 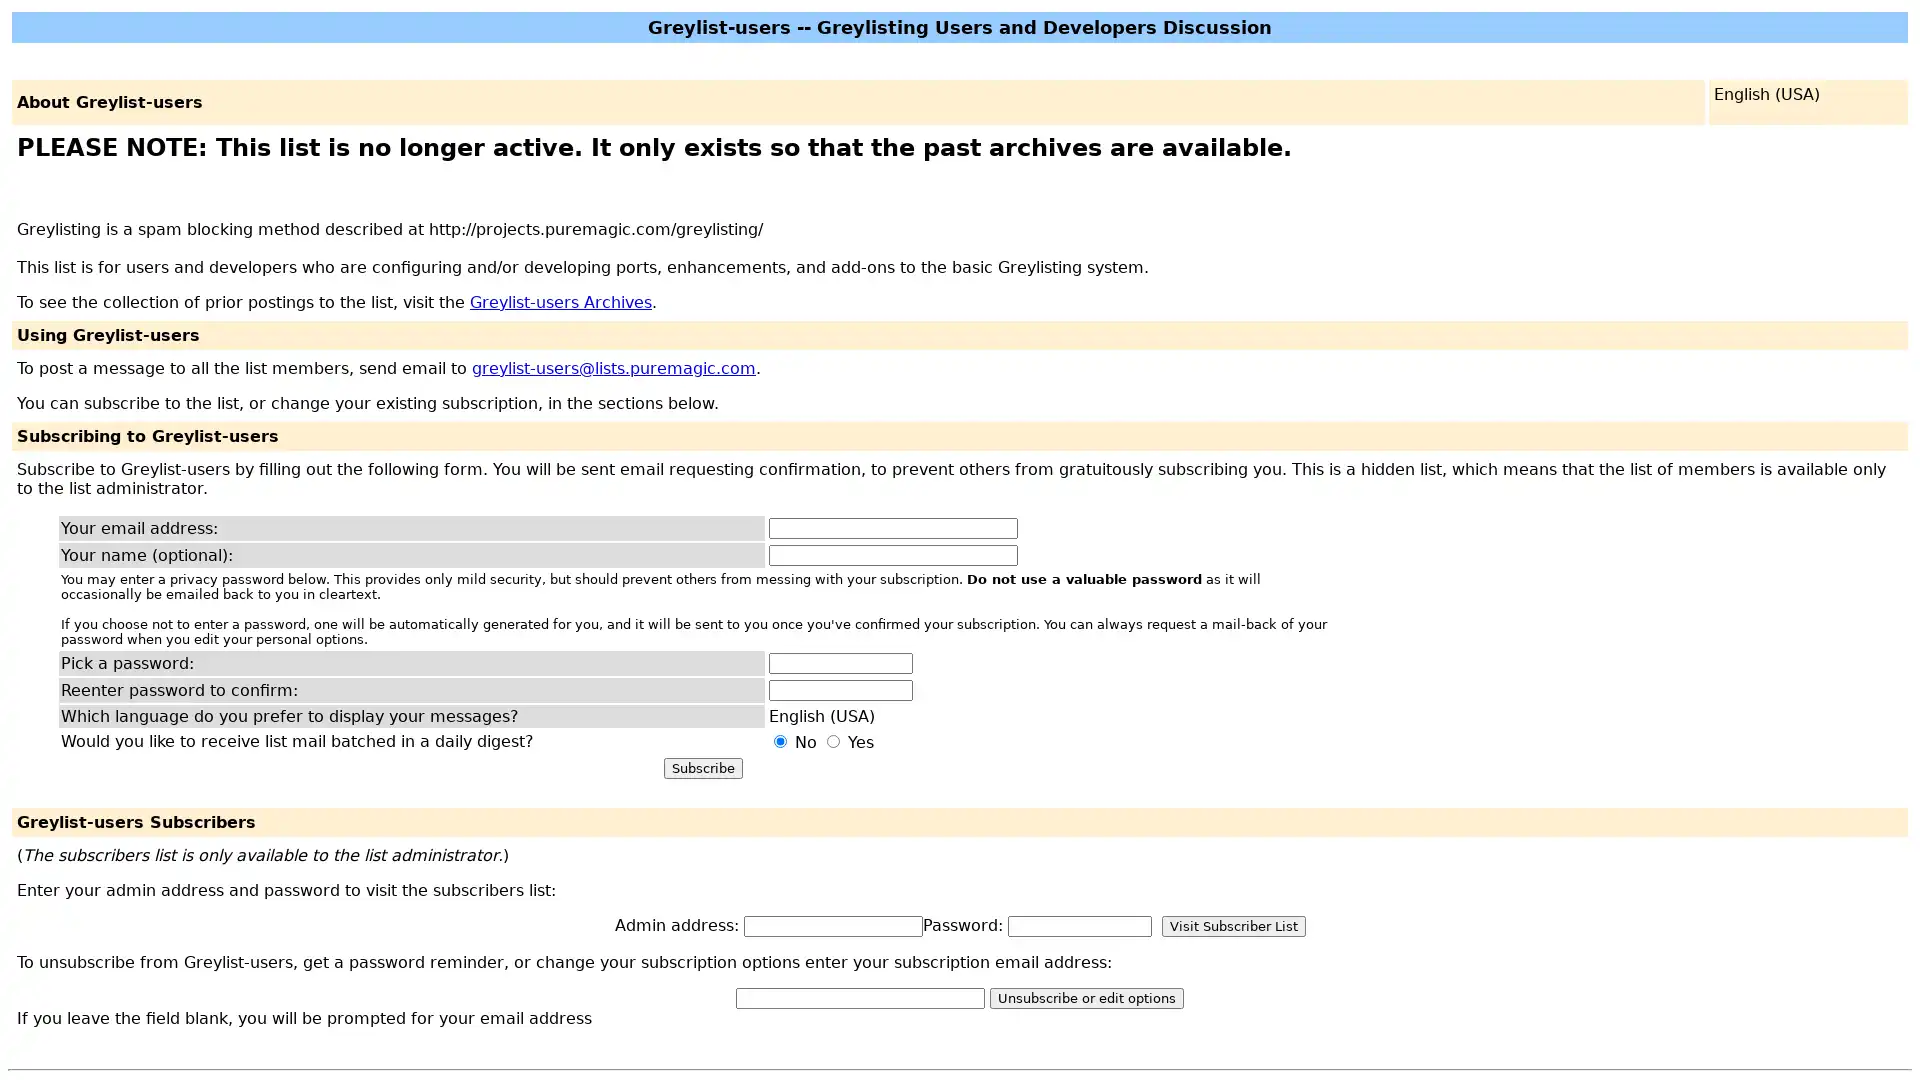 What do you see at coordinates (1085, 997) in the screenshot?
I see `Unsubscribe or edit options` at bounding box center [1085, 997].